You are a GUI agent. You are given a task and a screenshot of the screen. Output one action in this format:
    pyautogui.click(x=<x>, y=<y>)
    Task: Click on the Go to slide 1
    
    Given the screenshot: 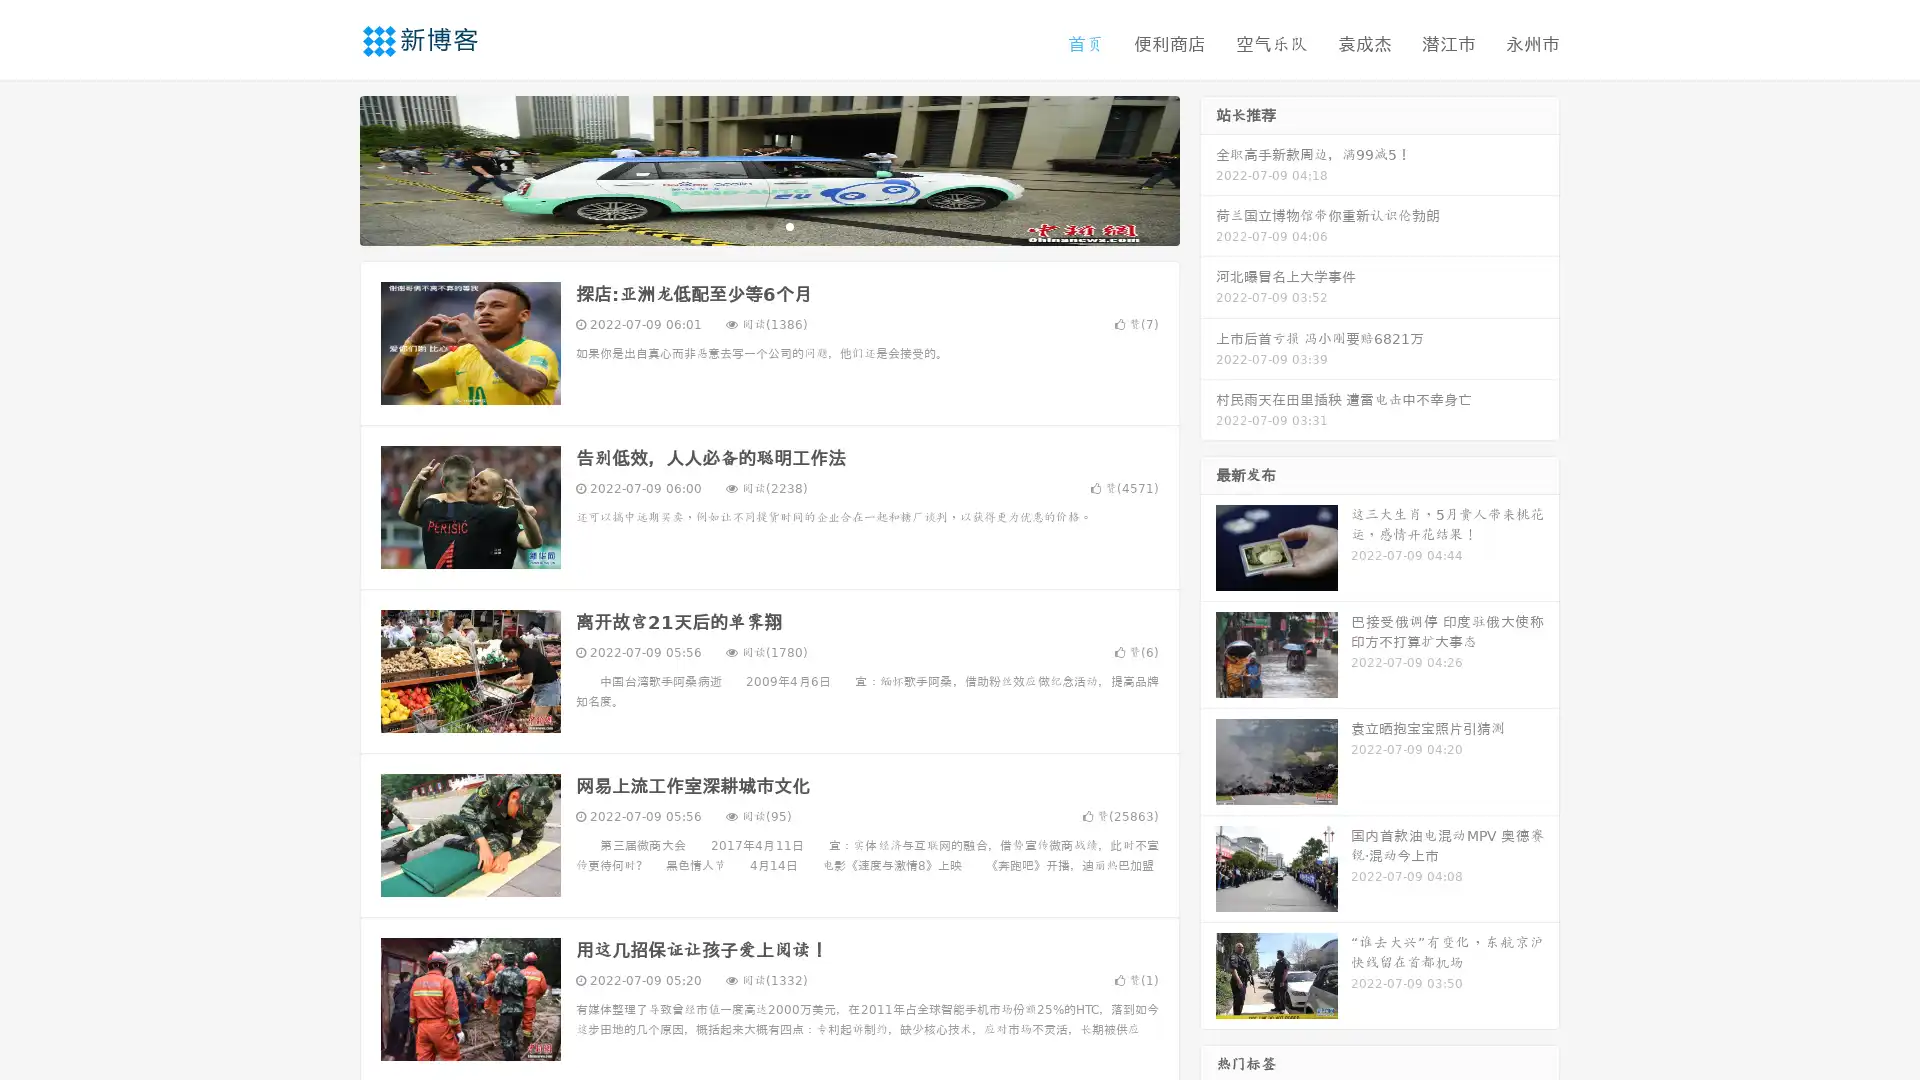 What is the action you would take?
    pyautogui.click(x=748, y=225)
    